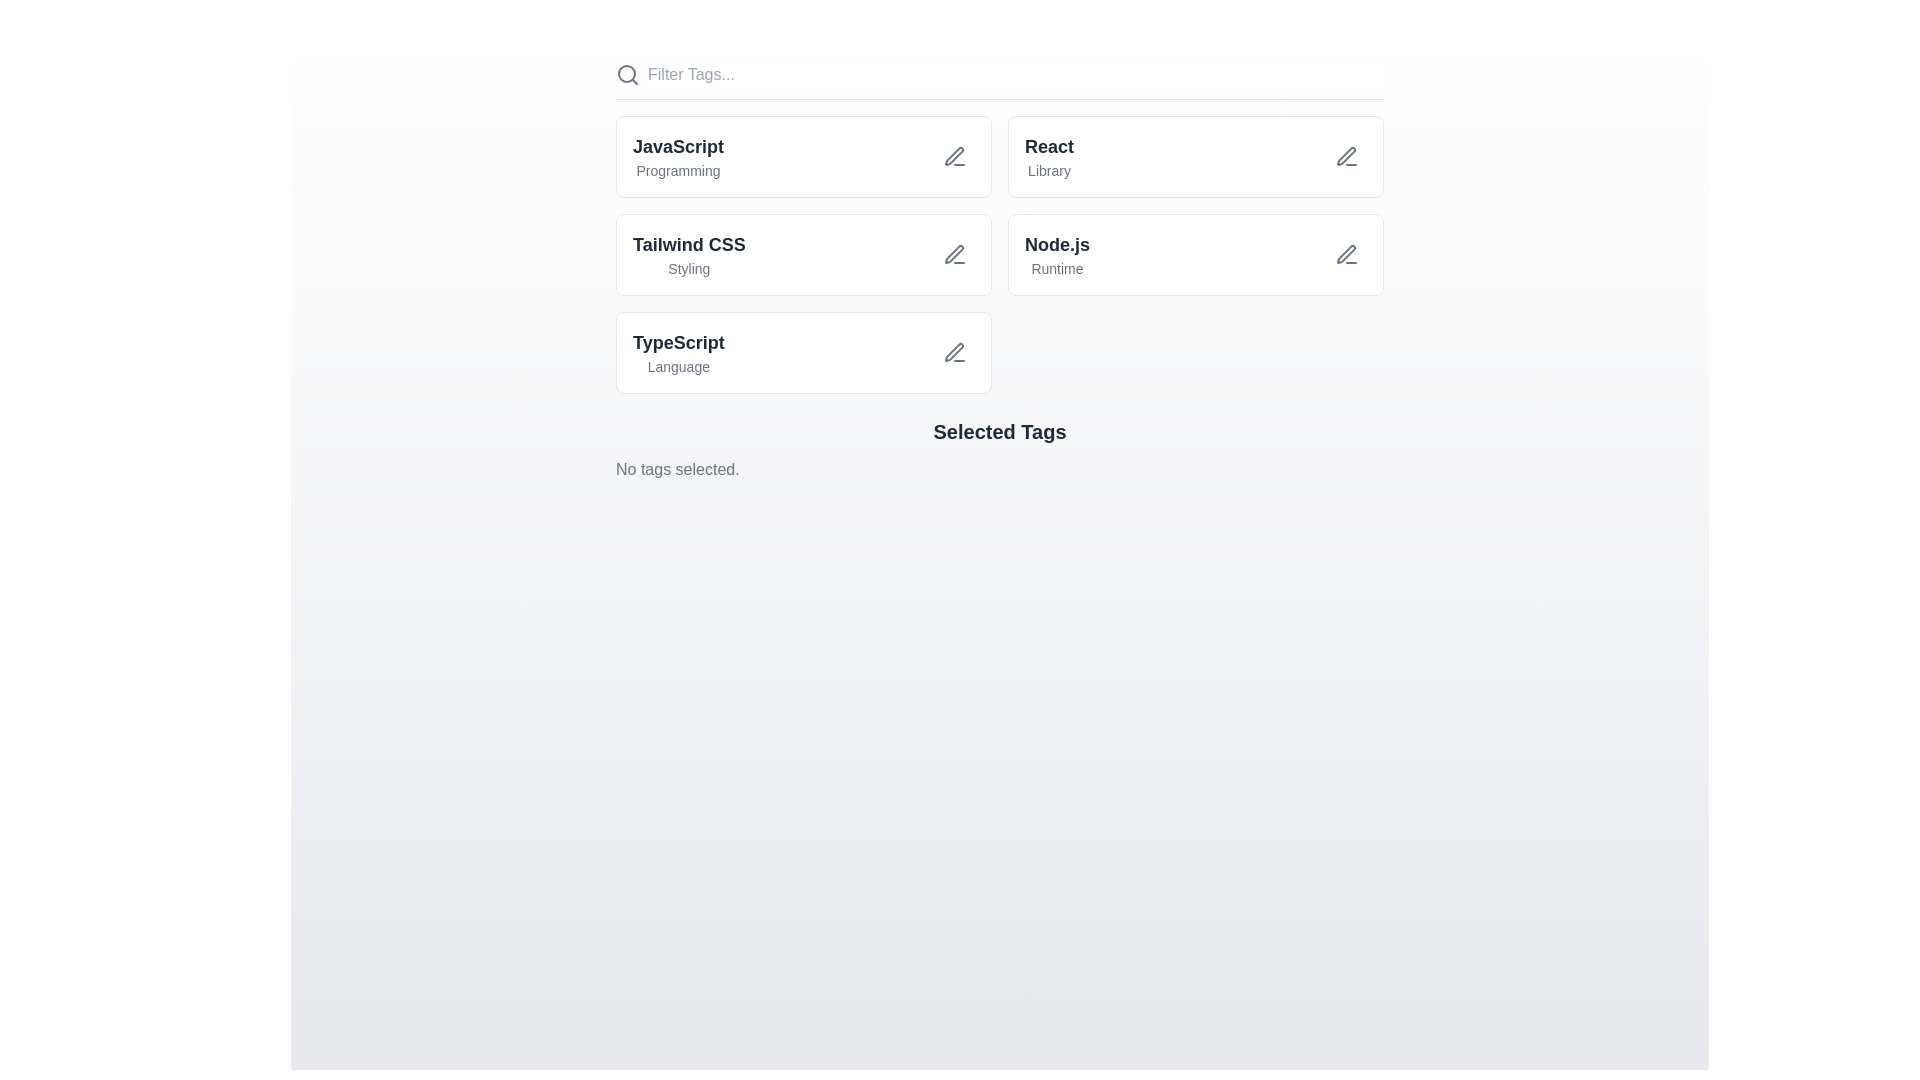 This screenshot has width=1920, height=1080. Describe the element at coordinates (678, 366) in the screenshot. I see `the static text label that displays the word 'Language', which is positioned below the bold 'TypeScript' text in a lighter gray color` at that location.